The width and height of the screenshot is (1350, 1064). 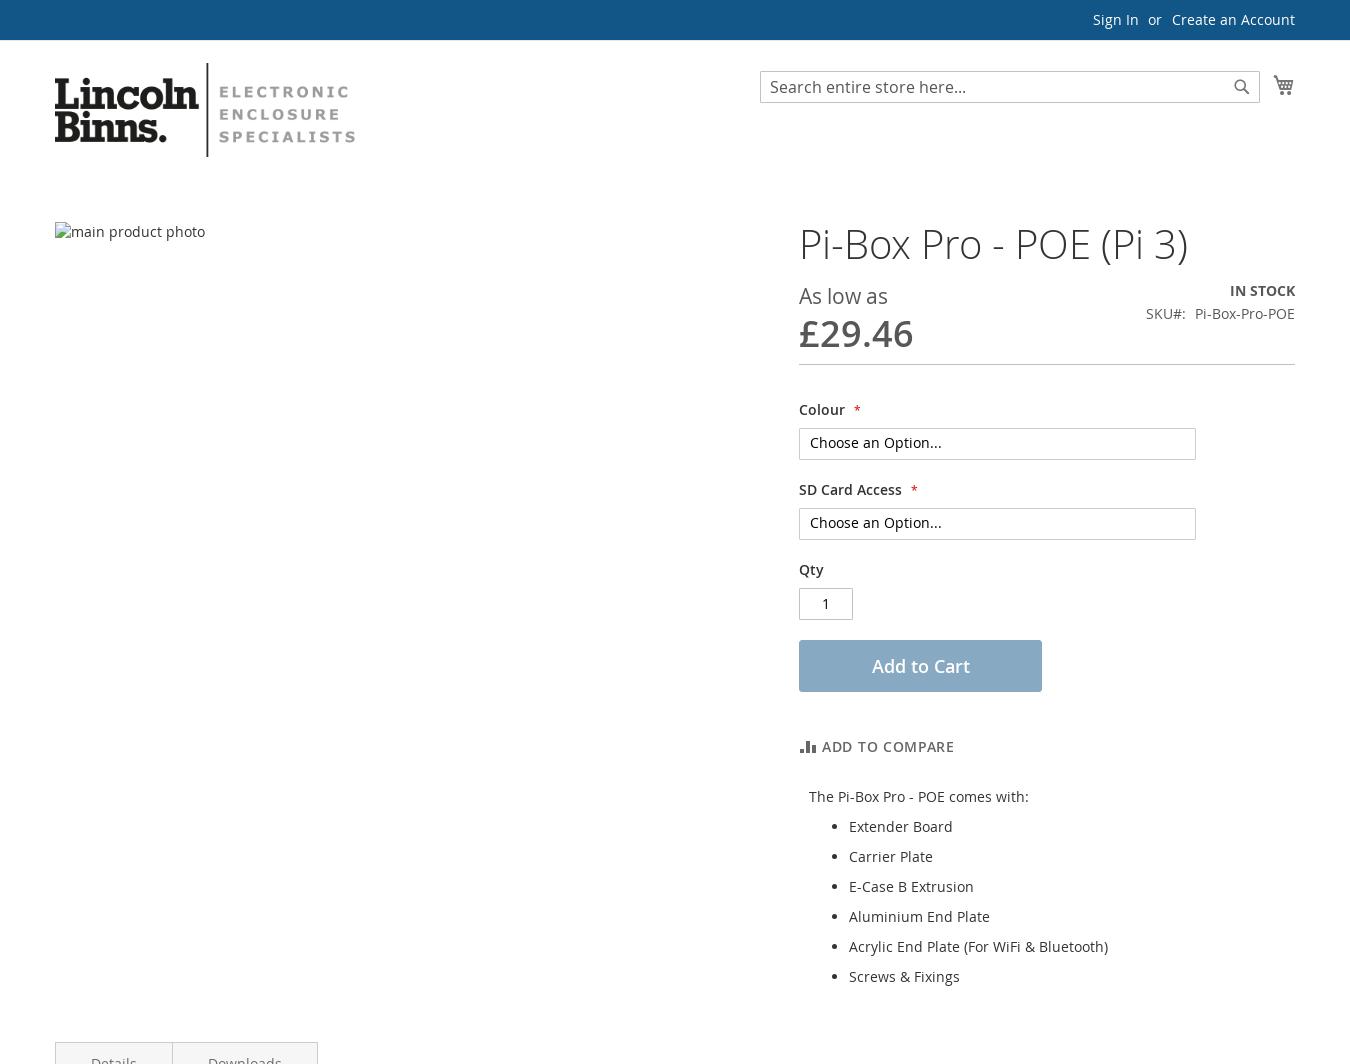 What do you see at coordinates (1116, 19) in the screenshot?
I see `'Sign In'` at bounding box center [1116, 19].